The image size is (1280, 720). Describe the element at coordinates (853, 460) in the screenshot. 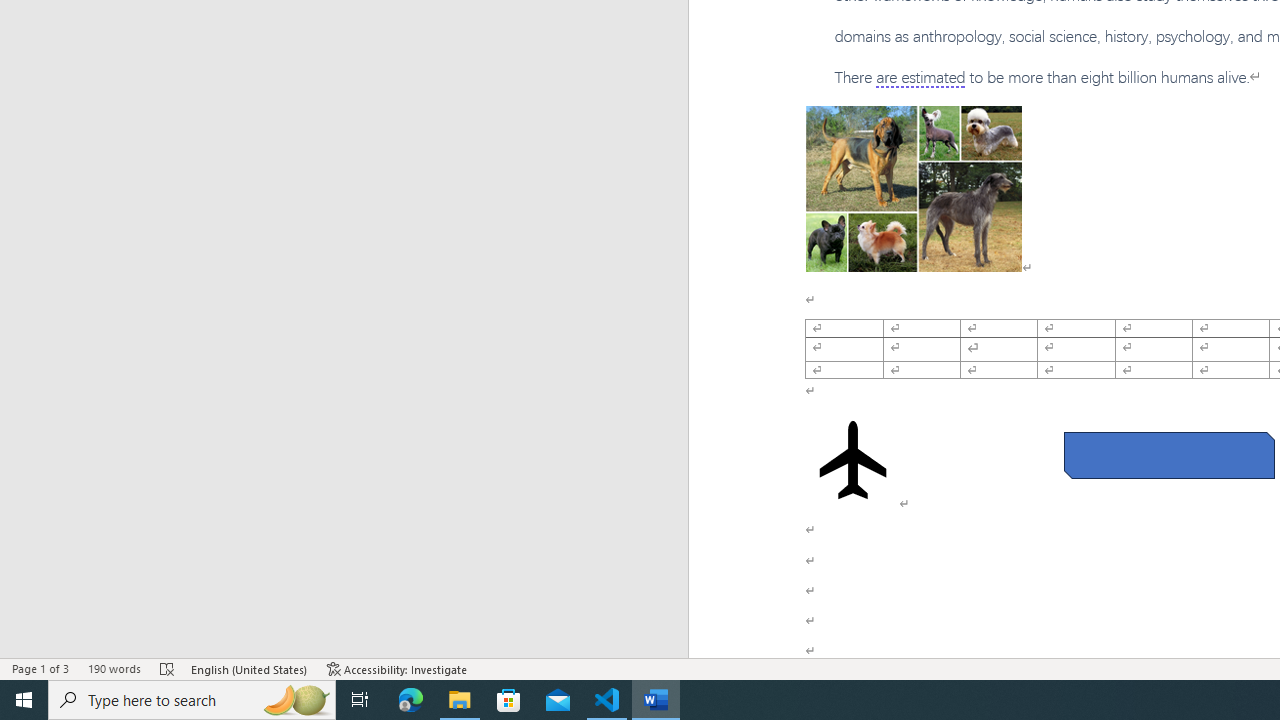

I see `'Airplane with solid fill'` at that location.